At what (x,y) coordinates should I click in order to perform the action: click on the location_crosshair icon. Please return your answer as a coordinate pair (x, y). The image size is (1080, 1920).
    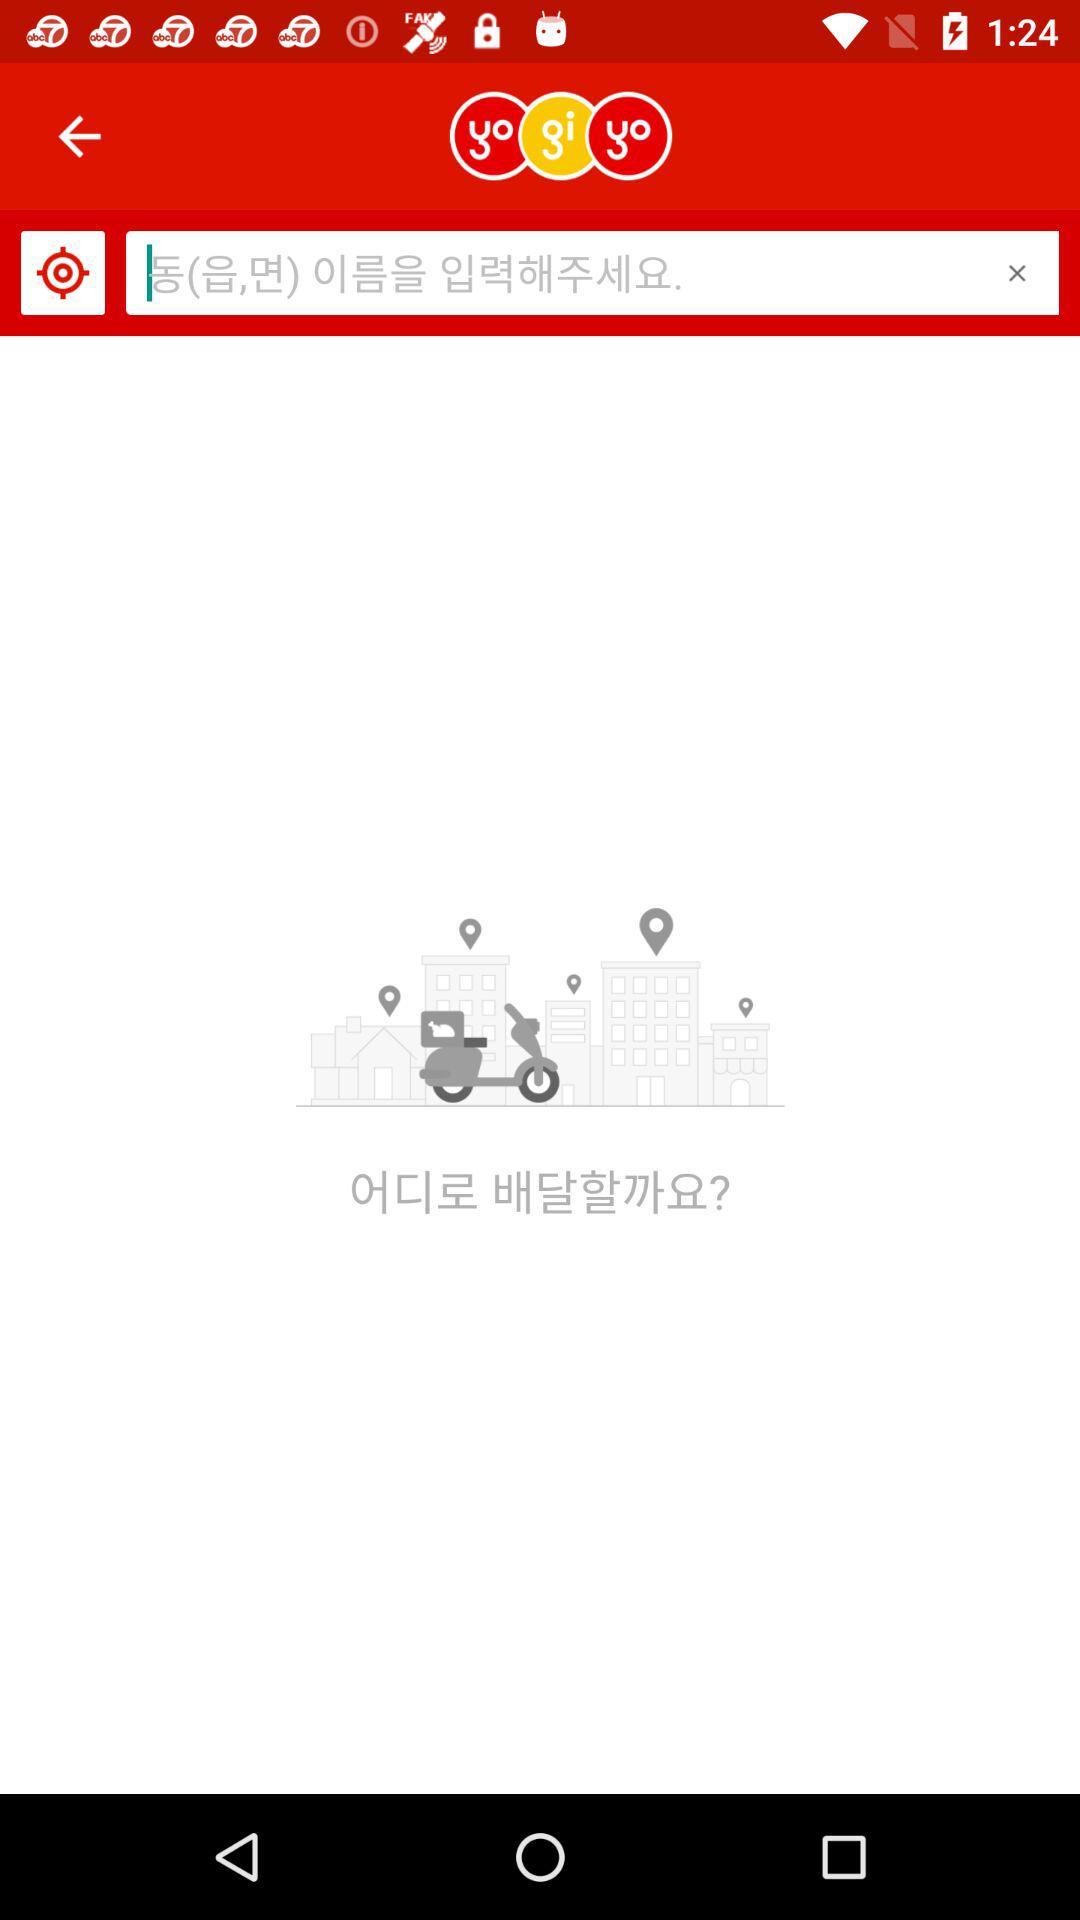
    Looking at the image, I should click on (61, 272).